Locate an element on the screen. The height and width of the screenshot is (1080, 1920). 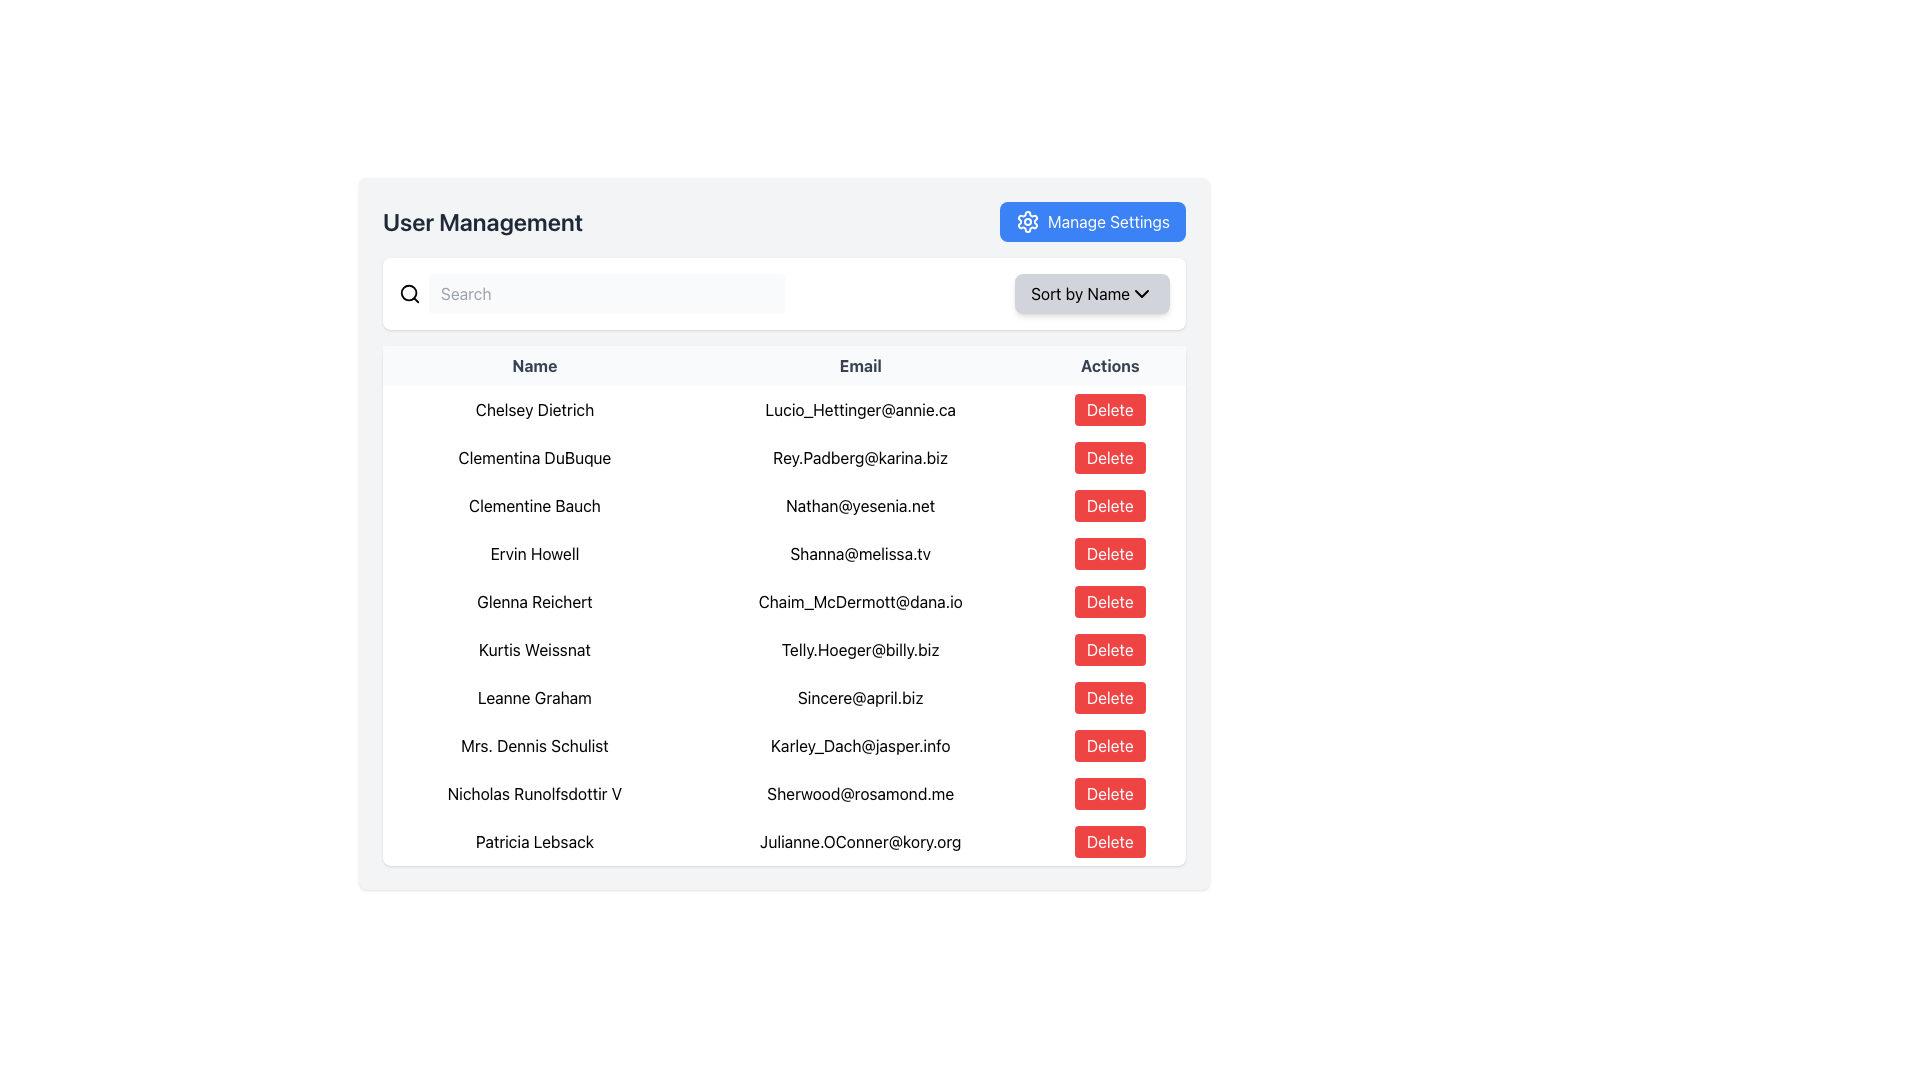
the inner circular part of the magnifying glass icon, which serves as a search indicator located in the top-left corner of the interface, adjacent to the input field labeled 'Search' is located at coordinates (408, 293).